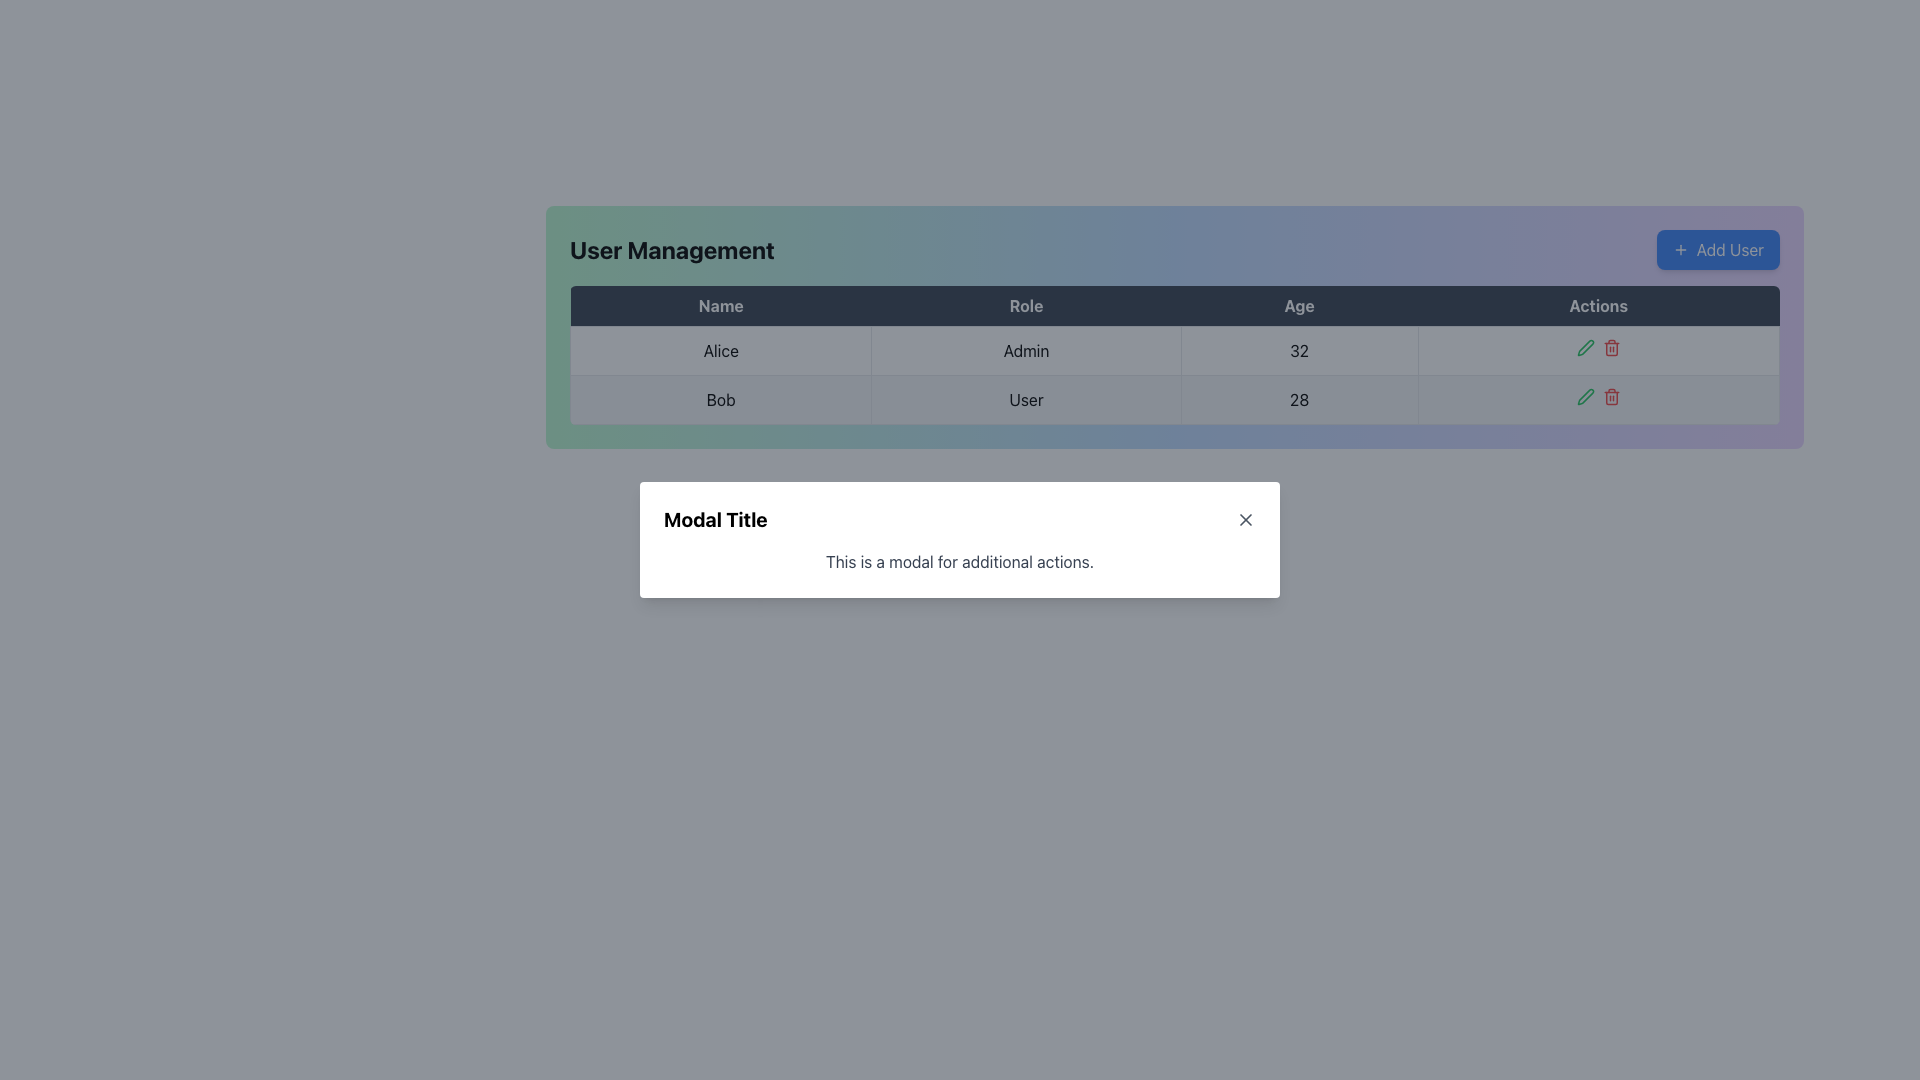 The height and width of the screenshot is (1080, 1920). I want to click on the action cell in the 'Actions' column corresponding to user 'Alice', so click(1597, 350).